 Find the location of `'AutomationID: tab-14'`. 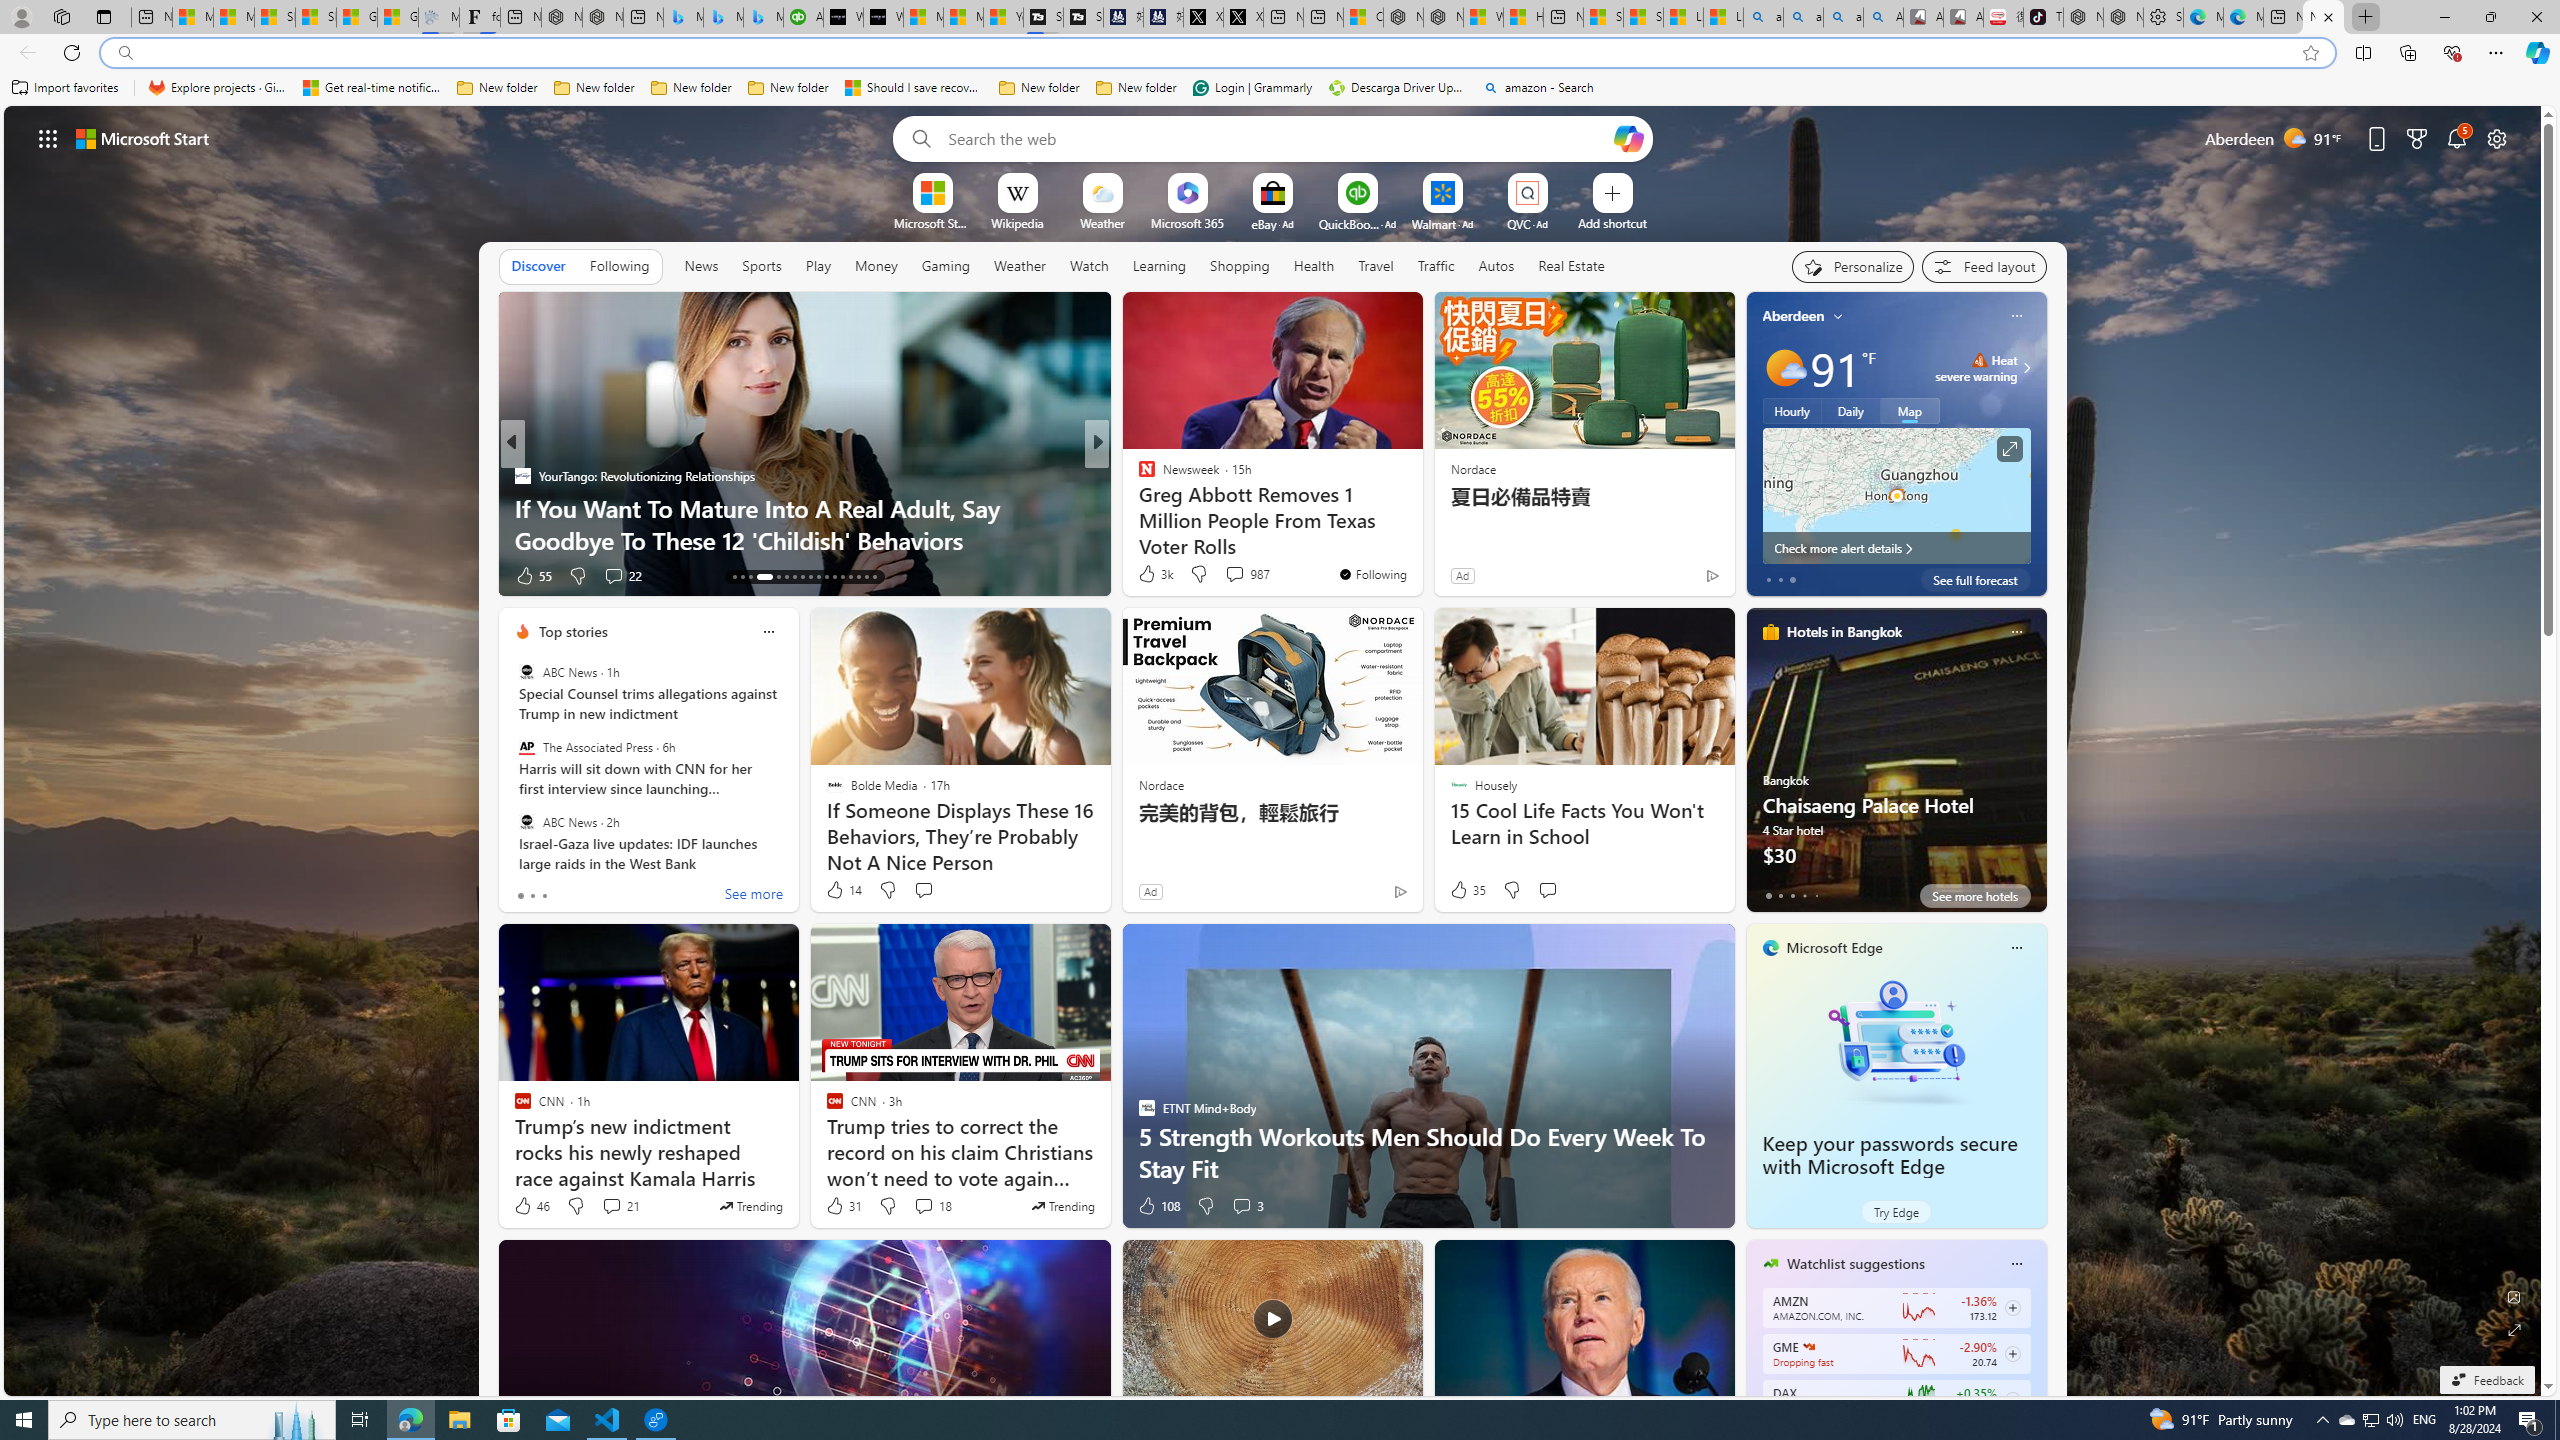

'AutomationID: tab-14' is located at coordinates (741, 577).